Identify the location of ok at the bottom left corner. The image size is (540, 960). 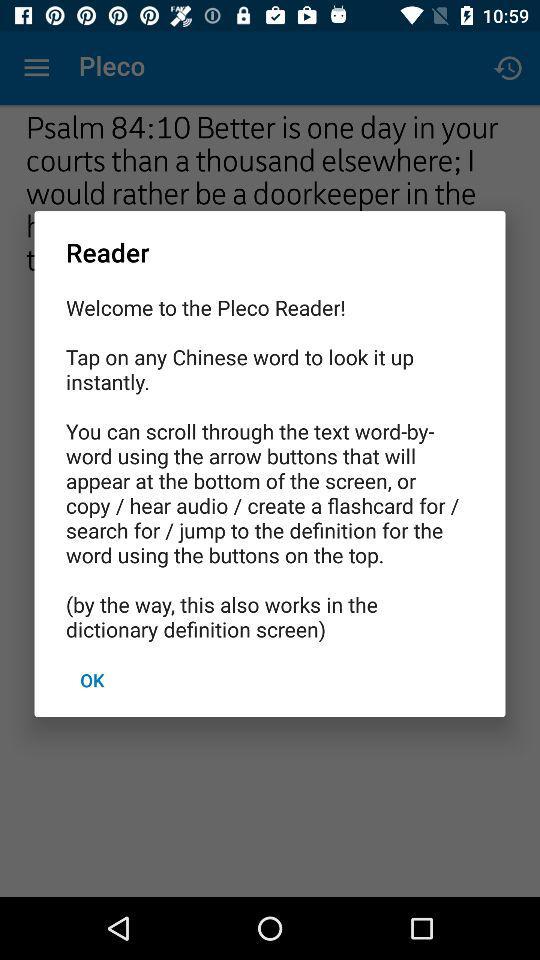
(91, 680).